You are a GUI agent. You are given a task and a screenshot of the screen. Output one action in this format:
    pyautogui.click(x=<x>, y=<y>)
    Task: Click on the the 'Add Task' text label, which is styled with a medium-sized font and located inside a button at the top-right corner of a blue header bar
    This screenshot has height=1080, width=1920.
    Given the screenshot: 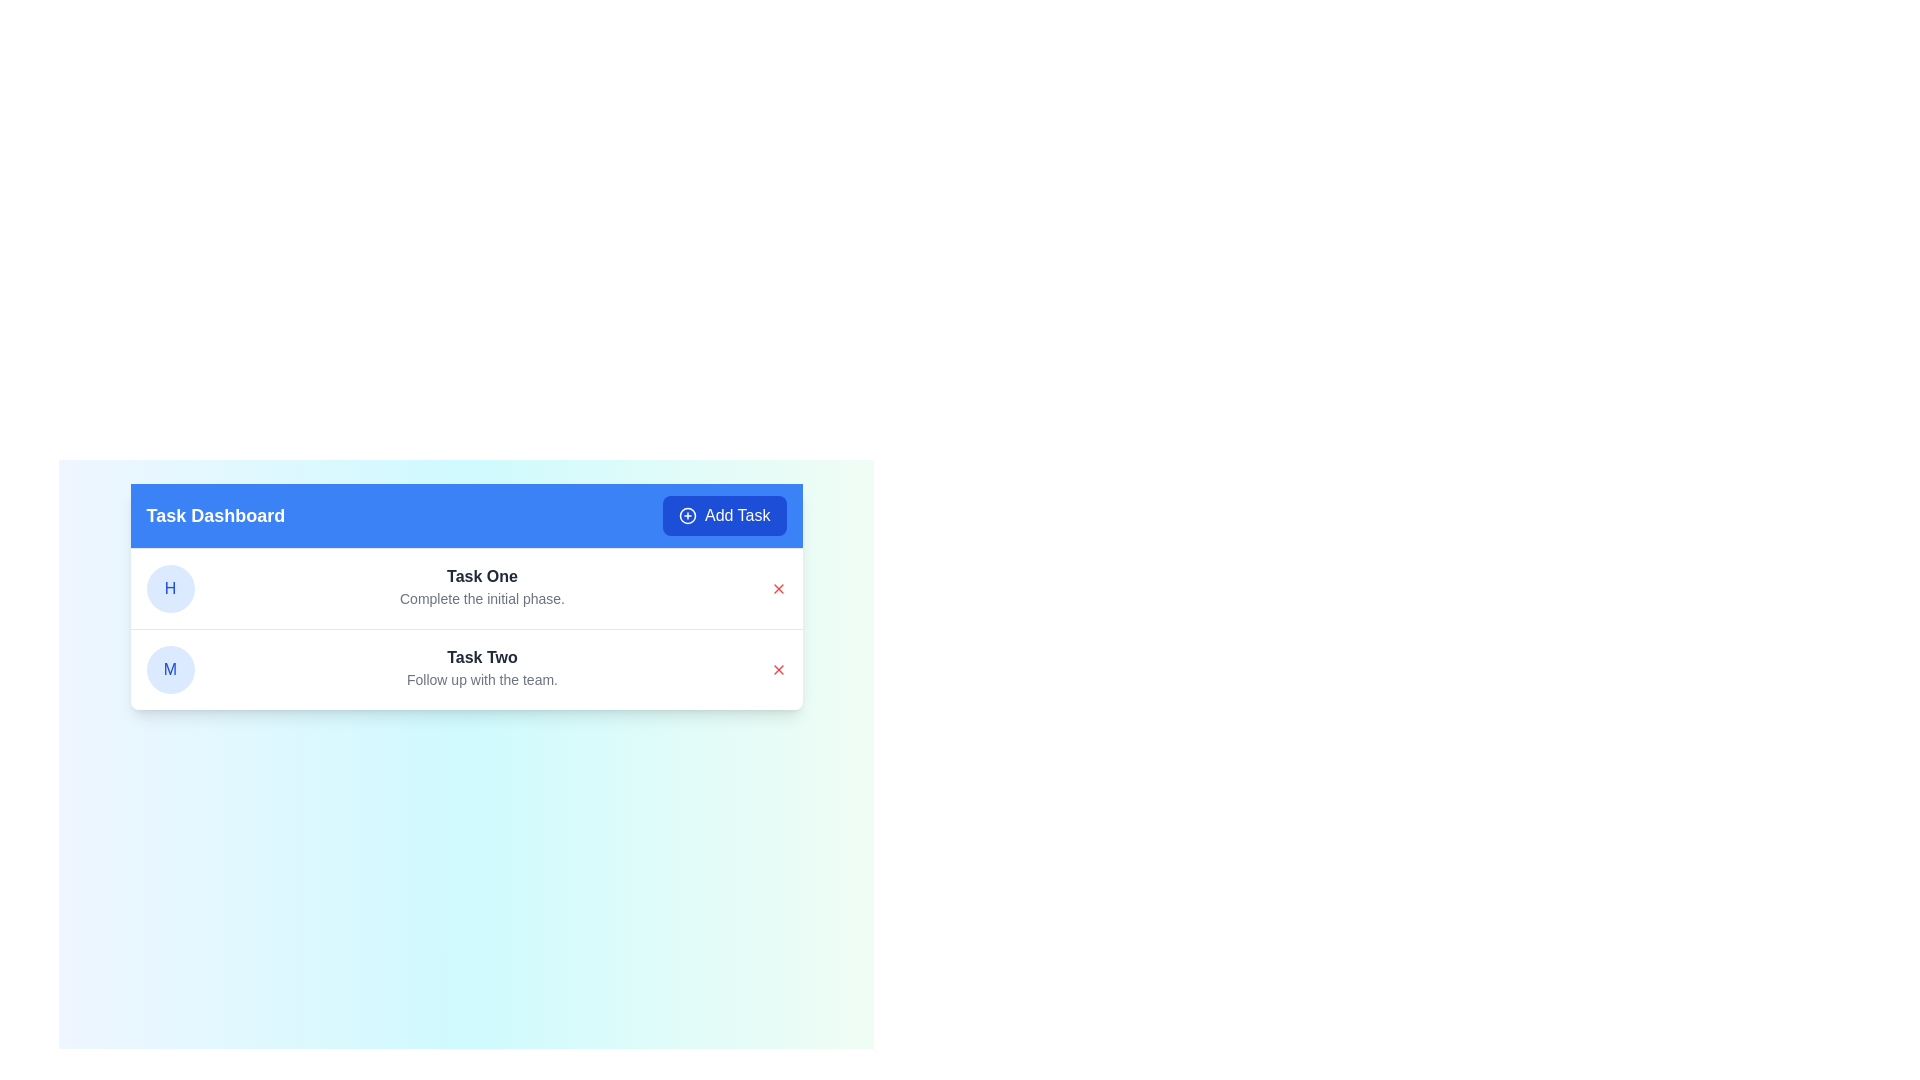 What is the action you would take?
    pyautogui.click(x=736, y=515)
    